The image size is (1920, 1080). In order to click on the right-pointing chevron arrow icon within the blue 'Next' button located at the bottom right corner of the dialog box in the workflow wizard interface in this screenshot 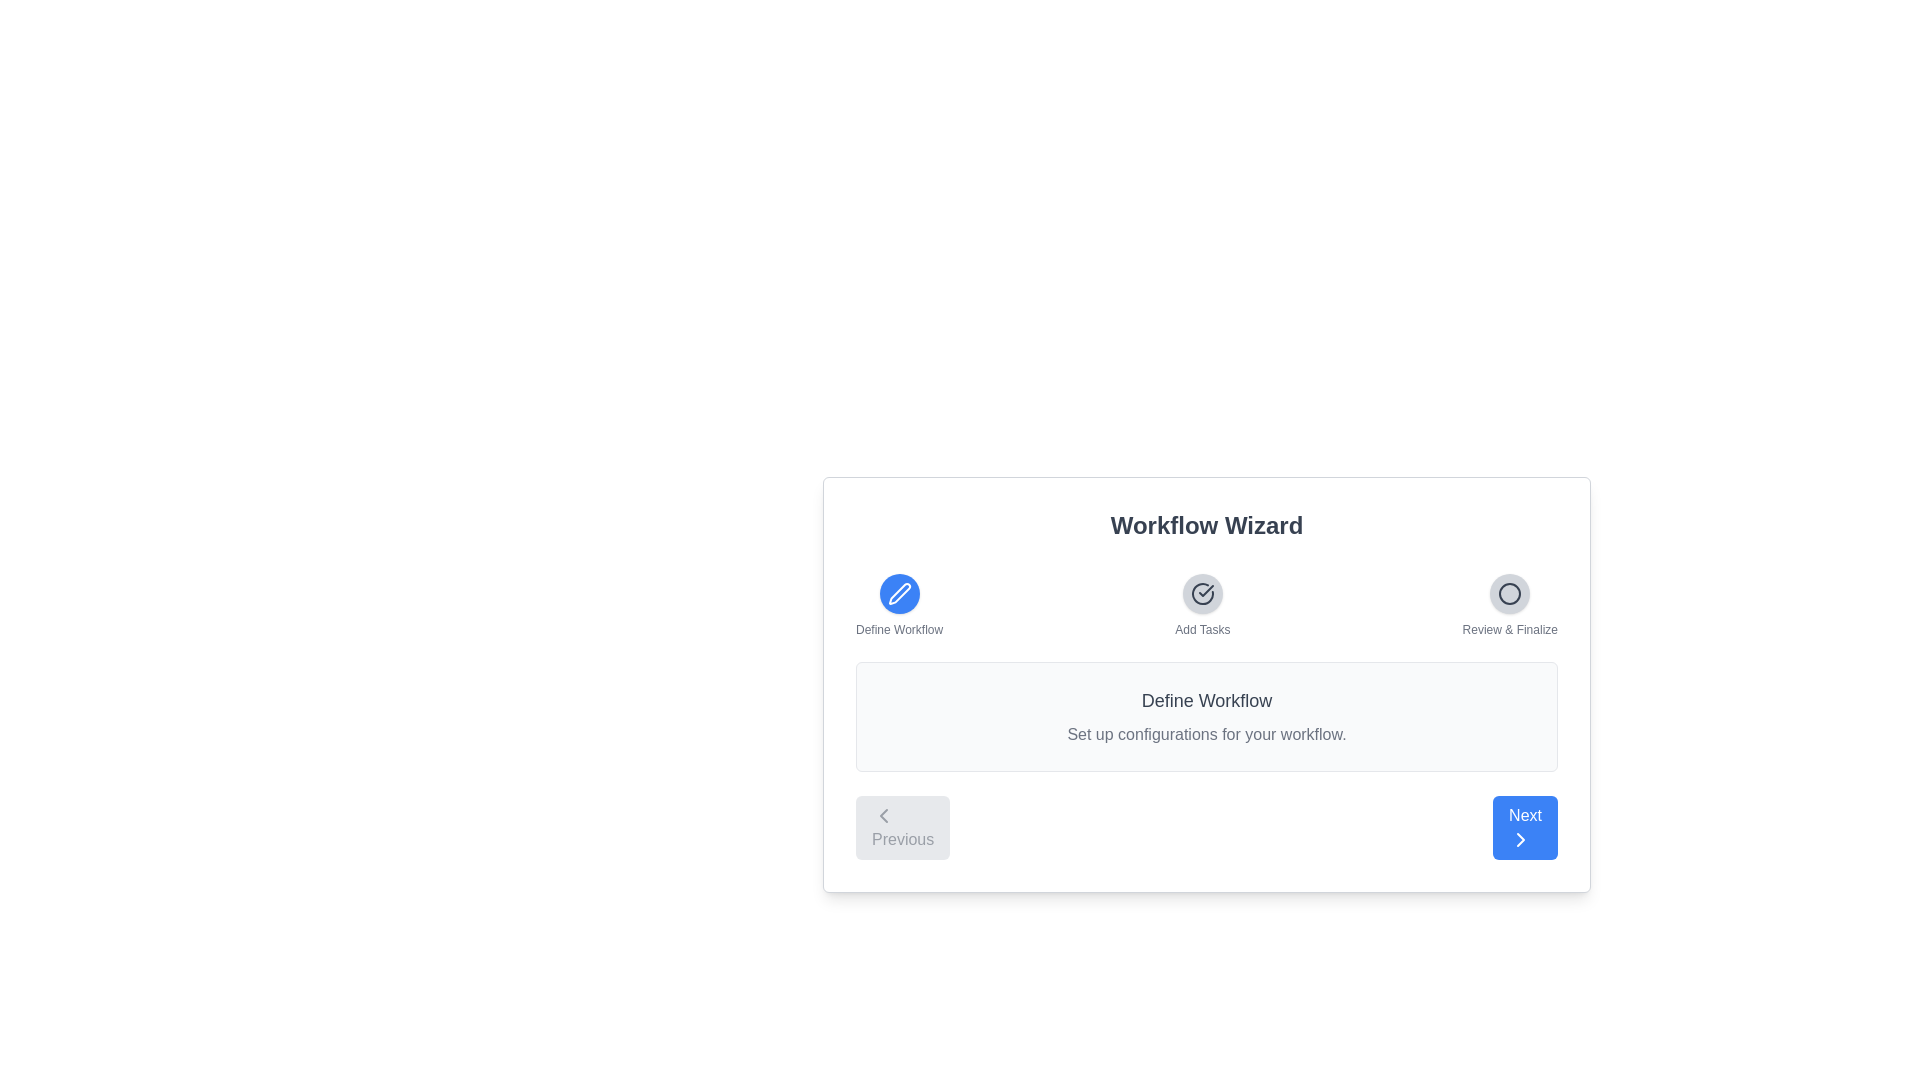, I will do `click(1520, 840)`.